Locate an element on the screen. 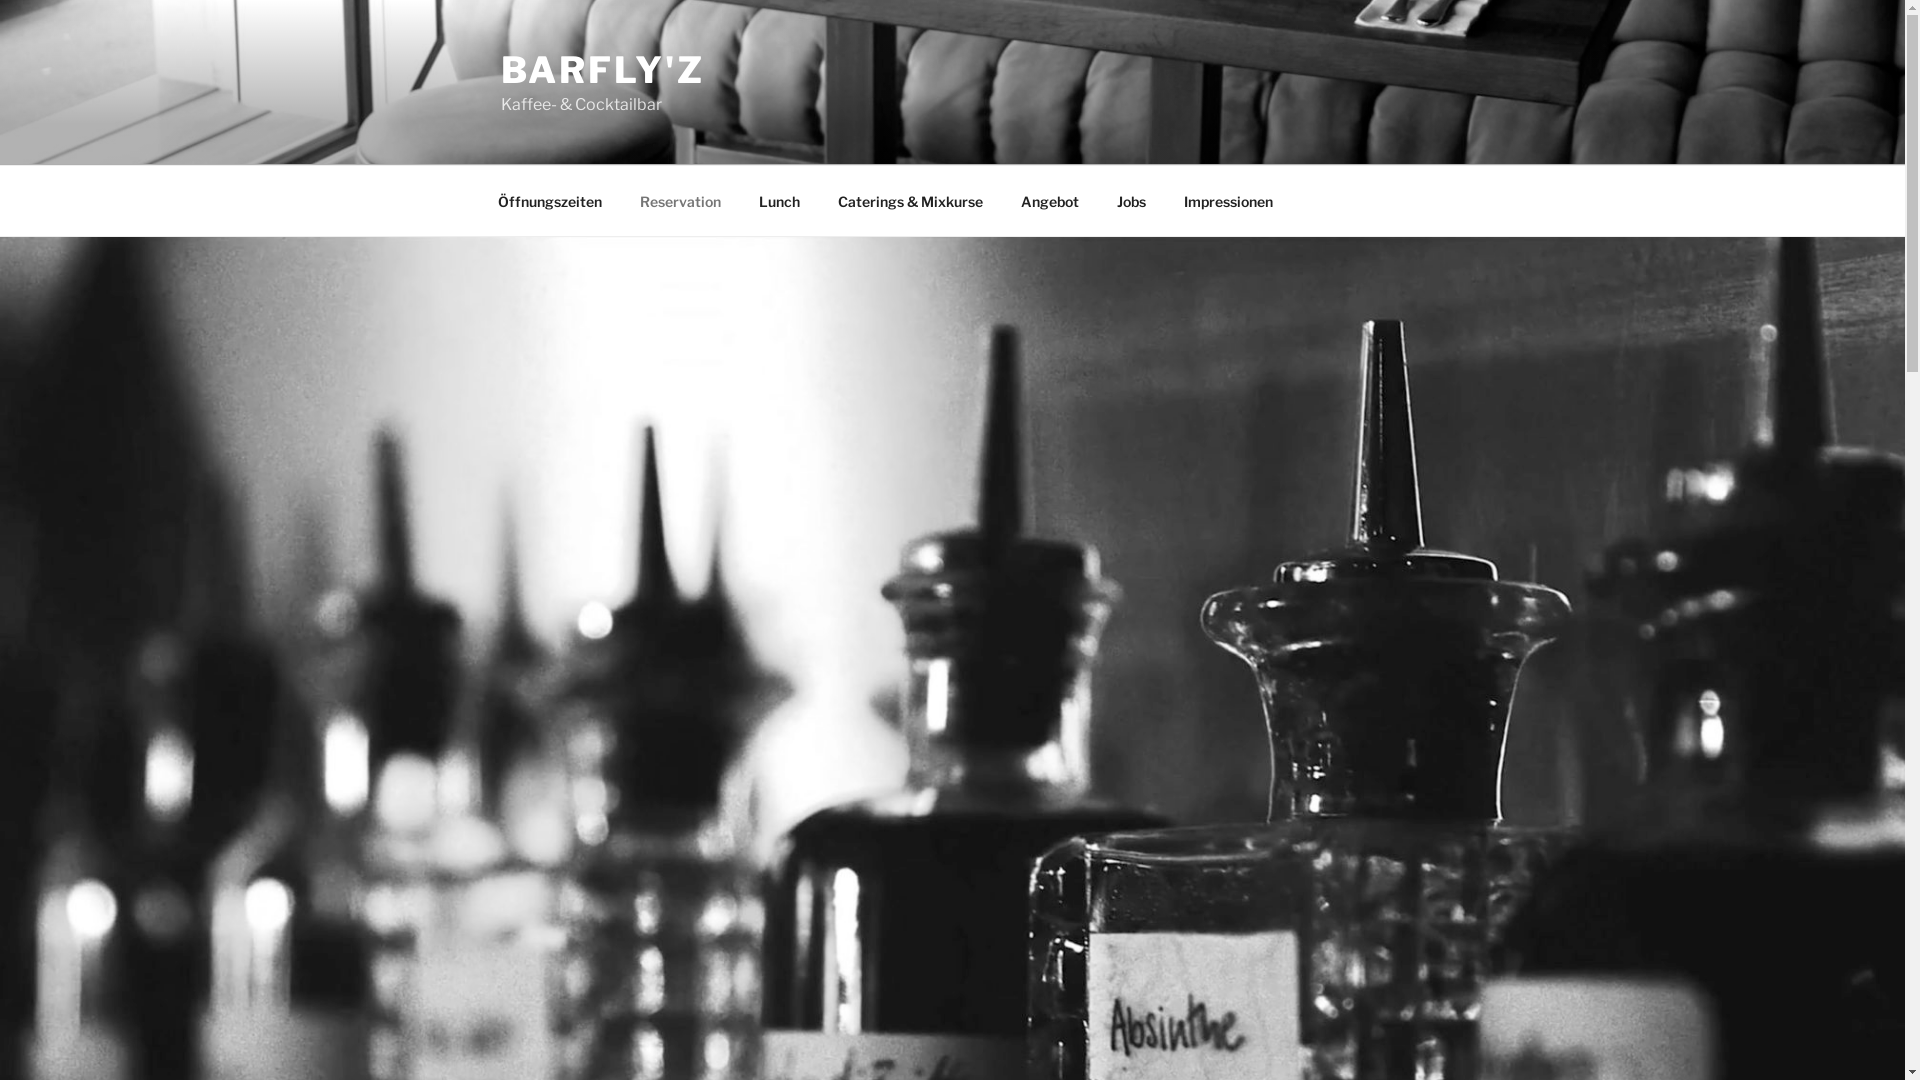 The width and height of the screenshot is (1920, 1080). 'Lunch' is located at coordinates (741, 200).